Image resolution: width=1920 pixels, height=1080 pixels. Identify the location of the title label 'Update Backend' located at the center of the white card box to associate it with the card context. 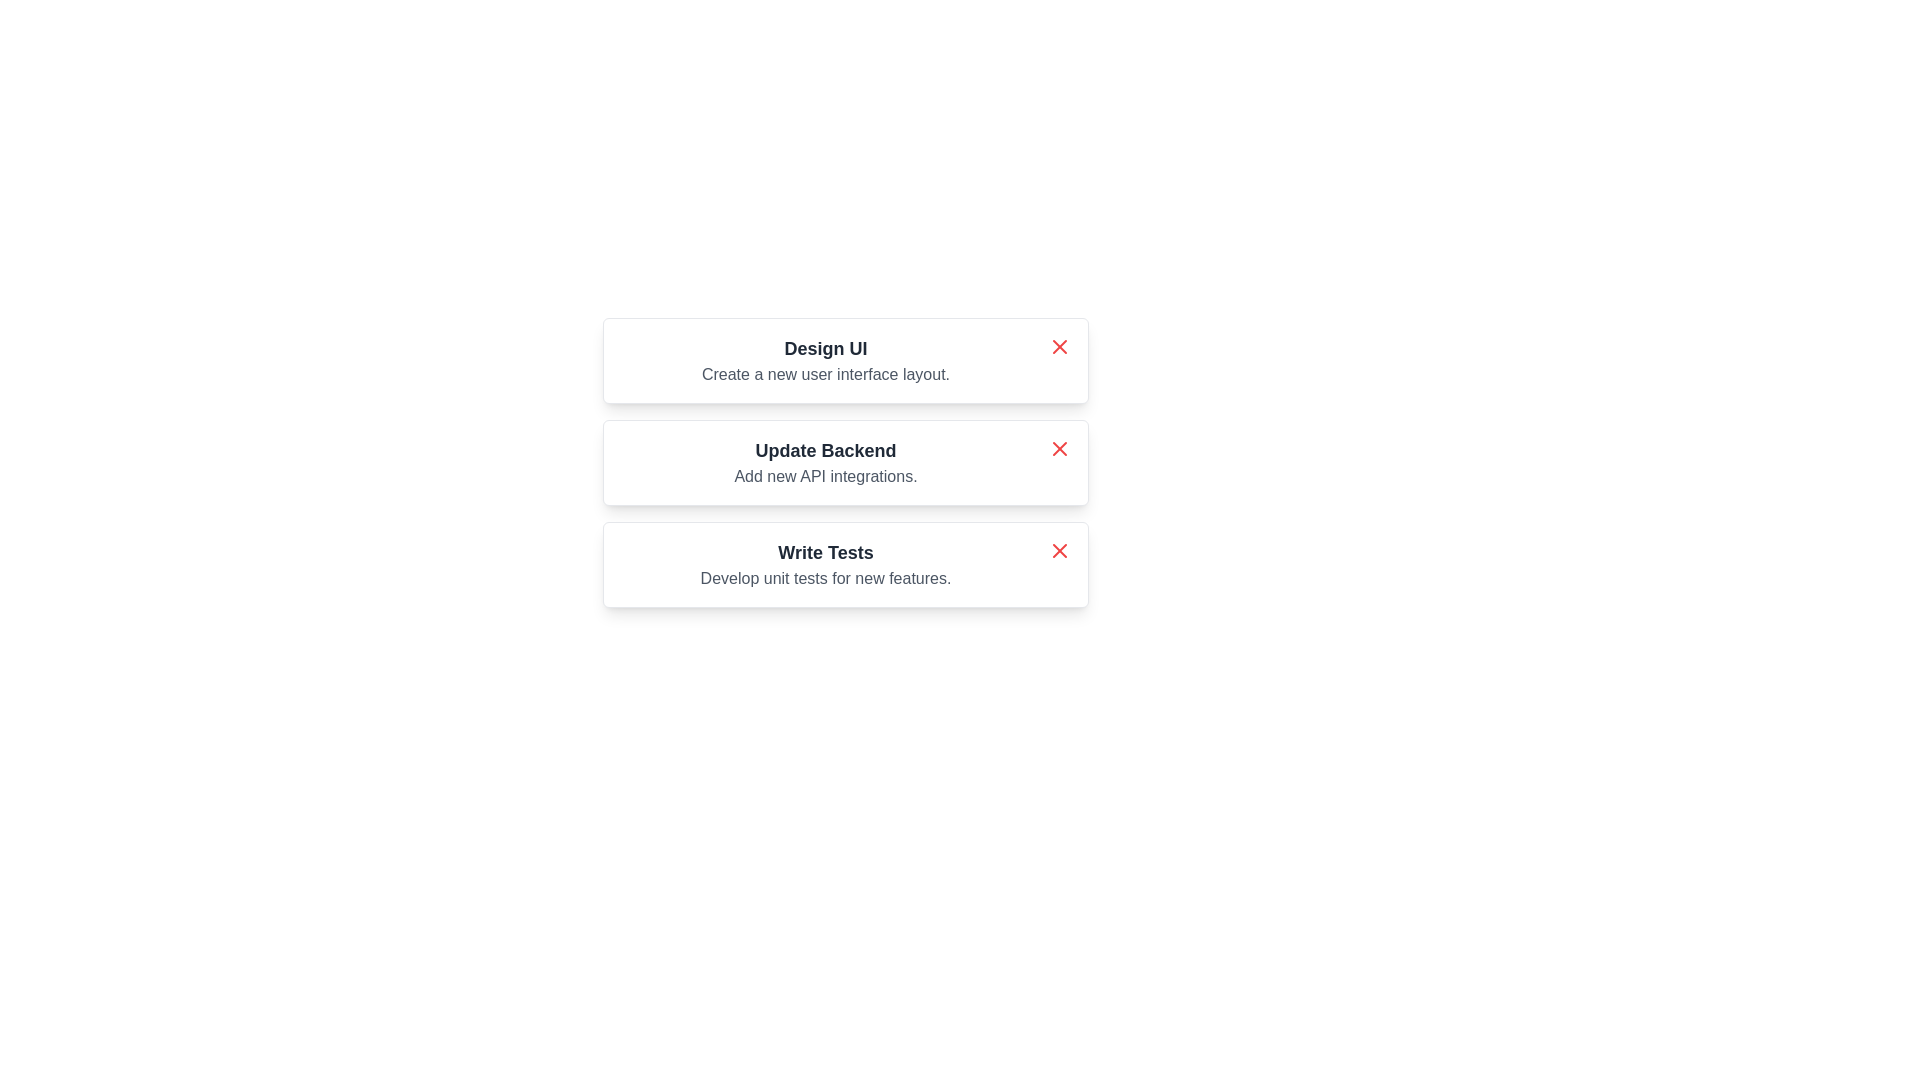
(825, 451).